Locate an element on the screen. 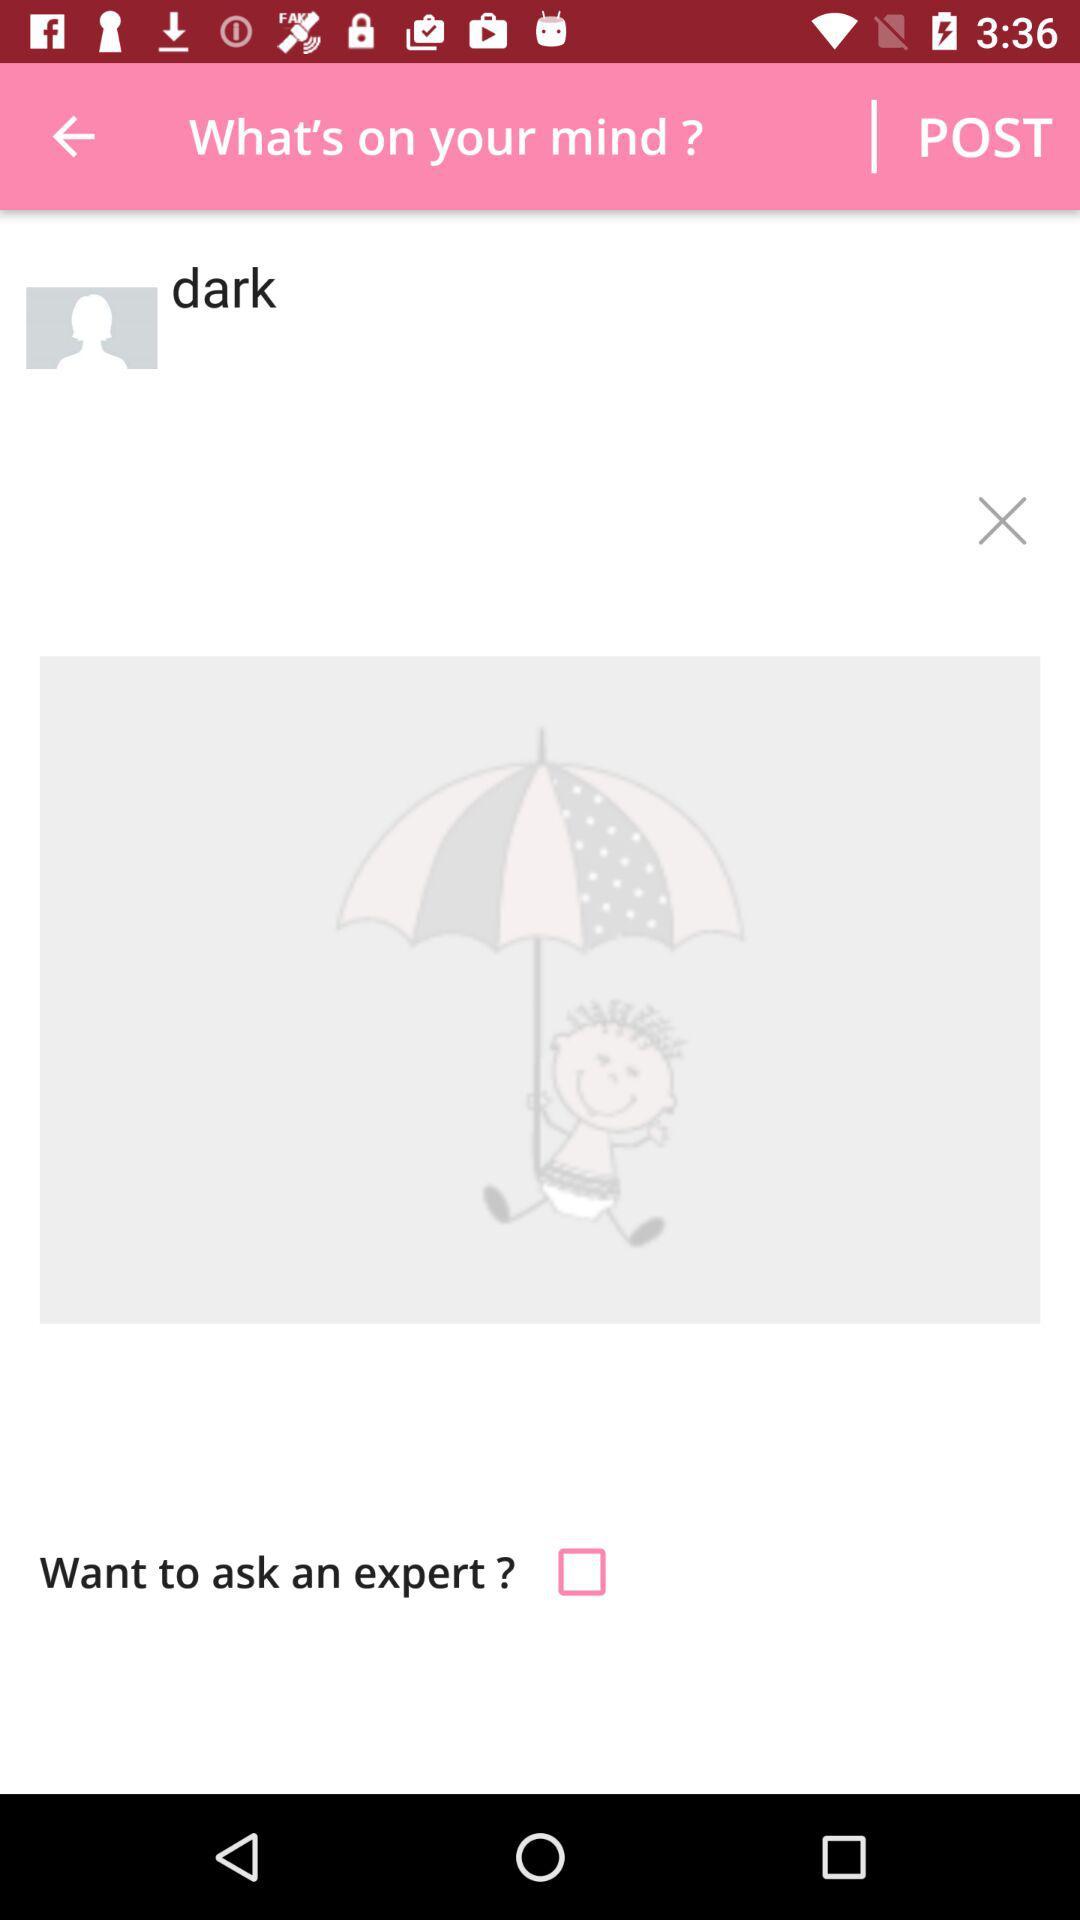  dark item is located at coordinates (598, 349).